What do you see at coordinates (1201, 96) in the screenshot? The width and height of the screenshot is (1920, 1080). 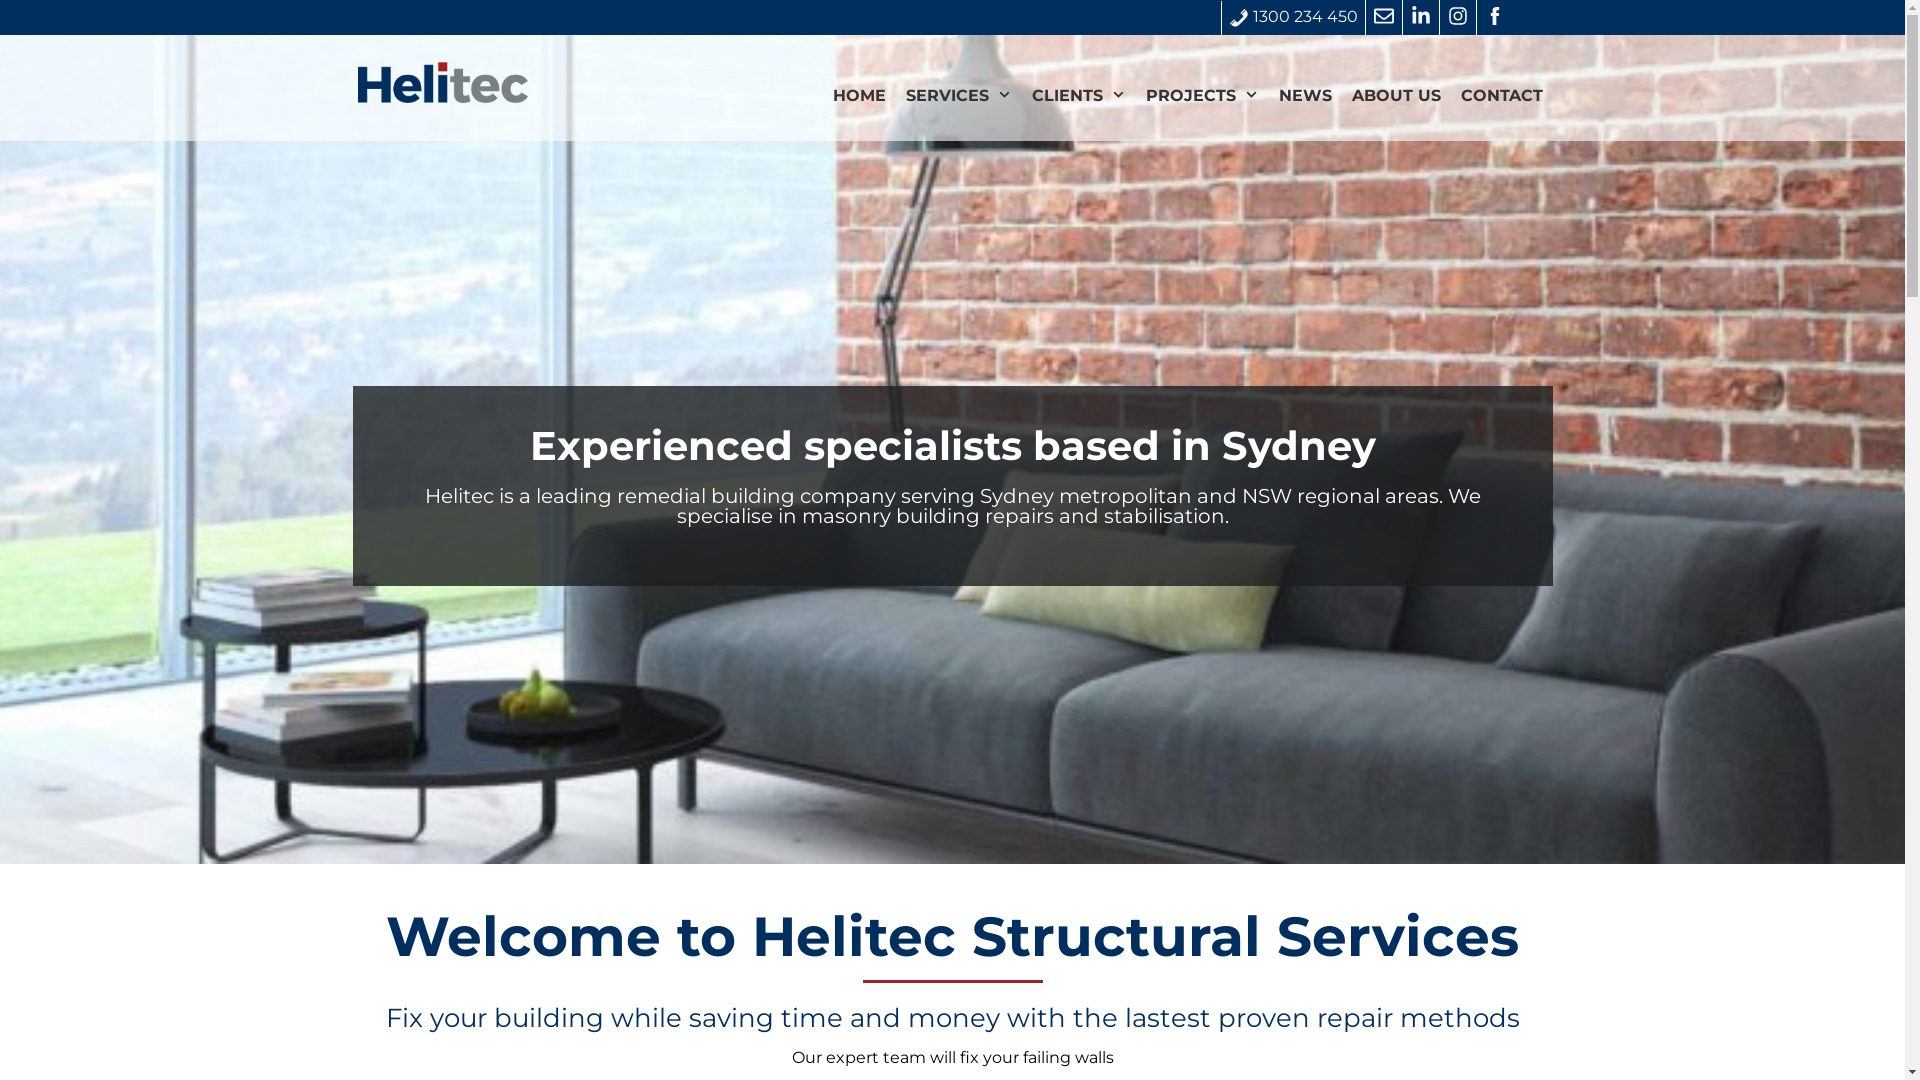 I see `'PROJECTS'` at bounding box center [1201, 96].